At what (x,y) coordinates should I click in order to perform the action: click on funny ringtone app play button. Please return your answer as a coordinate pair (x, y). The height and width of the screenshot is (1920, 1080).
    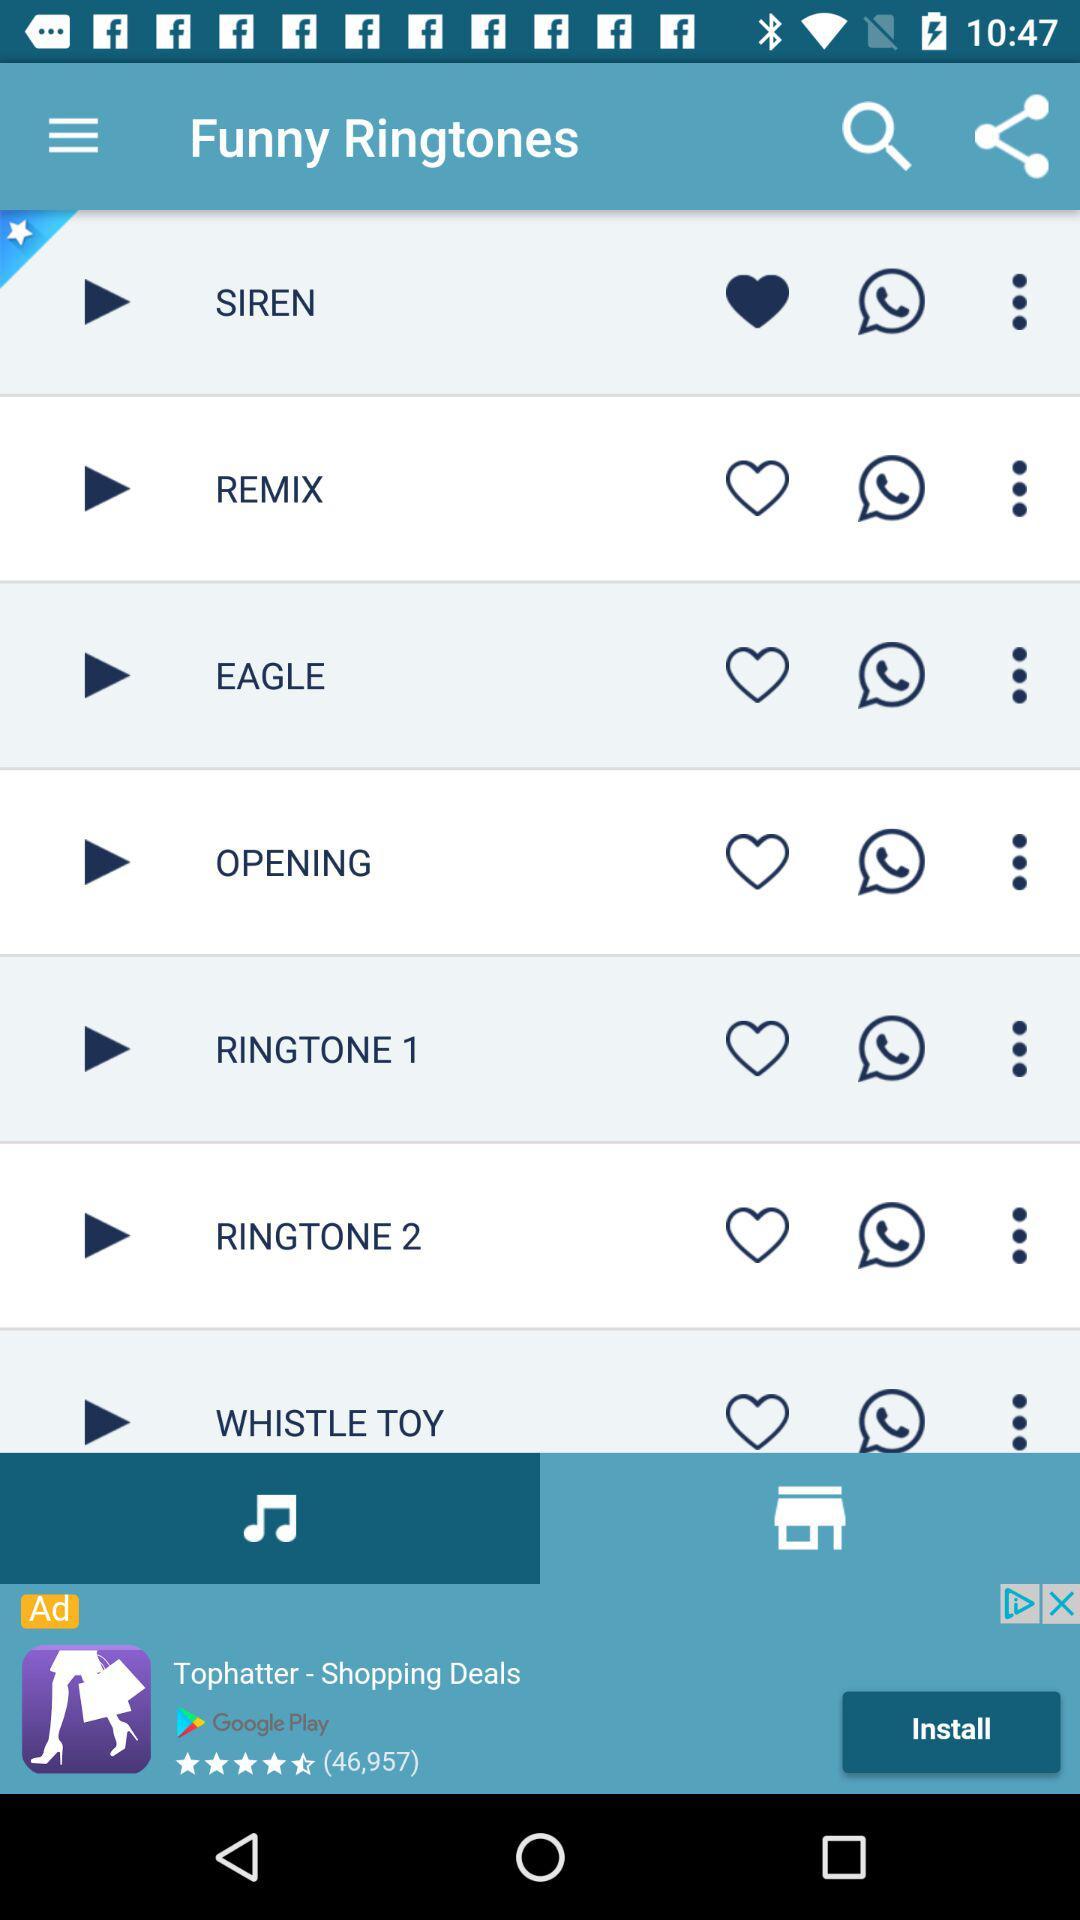
    Looking at the image, I should click on (107, 300).